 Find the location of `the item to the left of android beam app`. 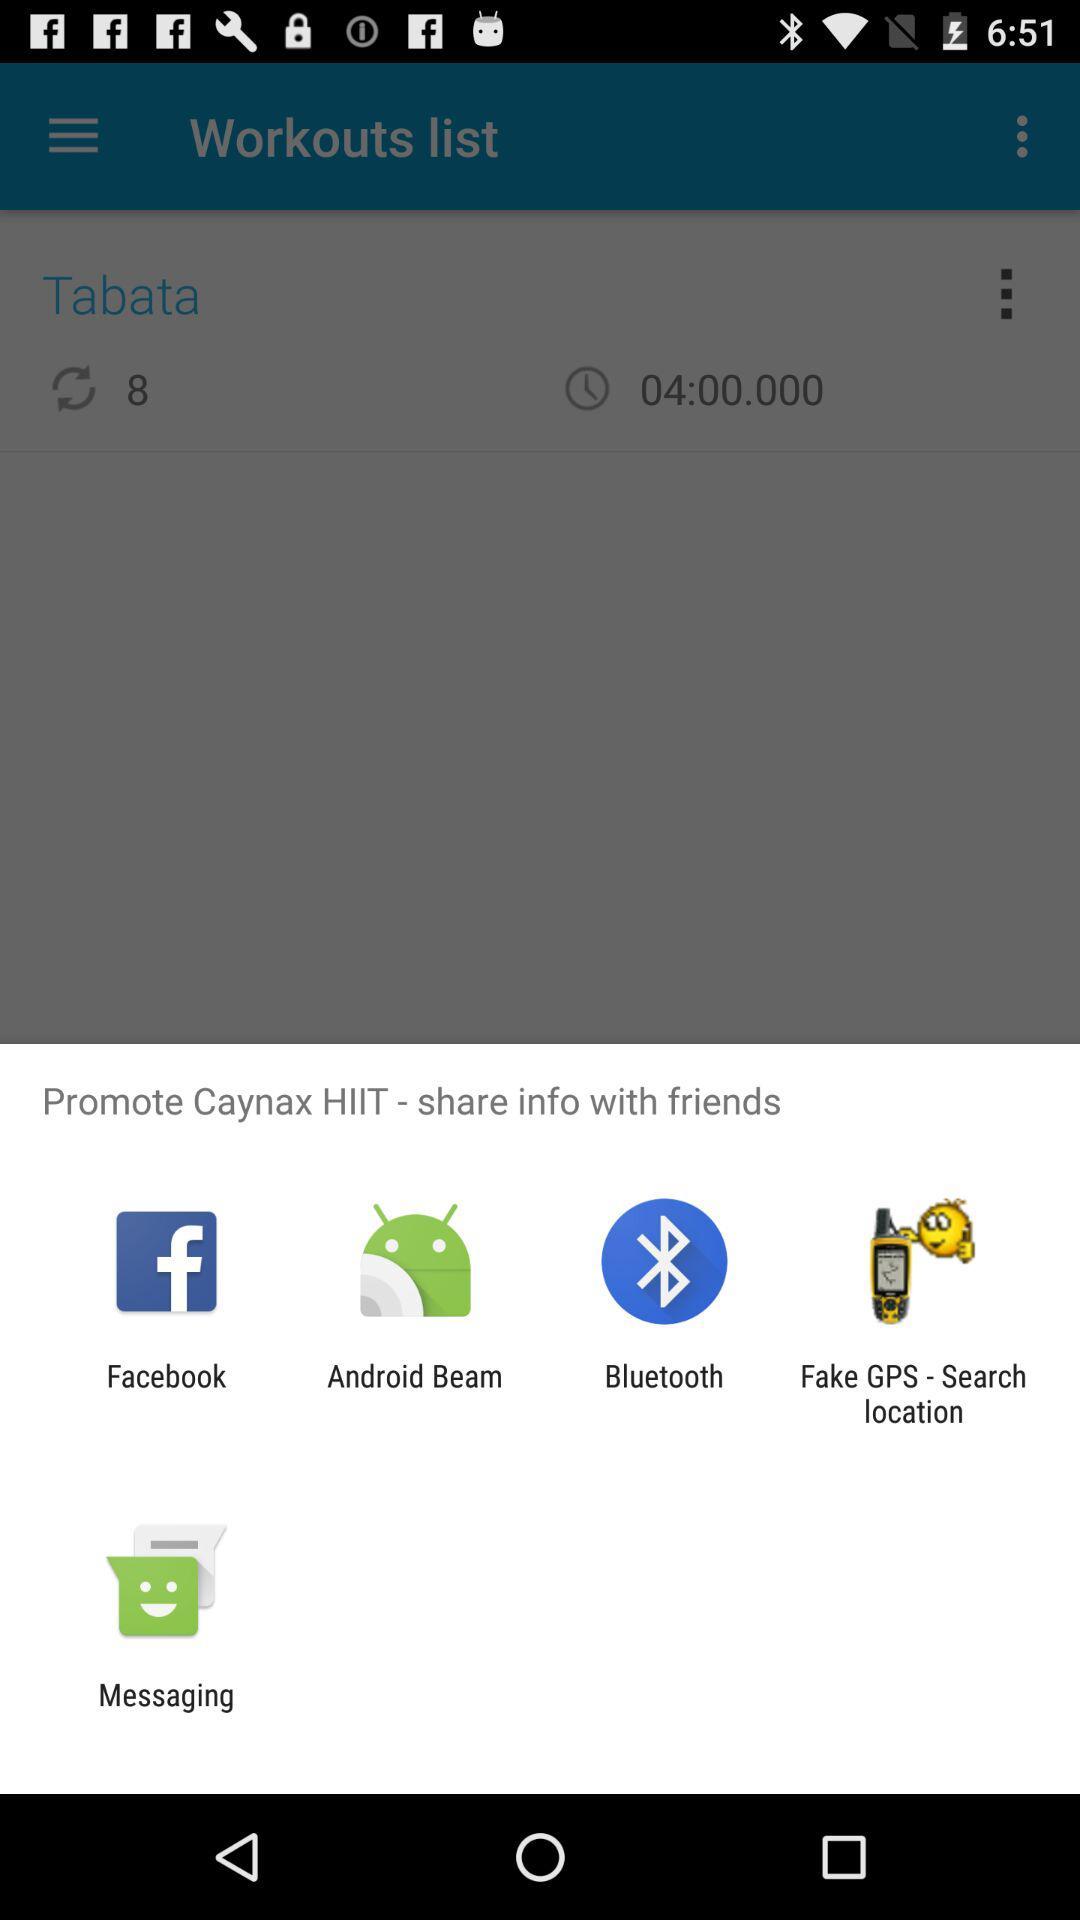

the item to the left of android beam app is located at coordinates (165, 1392).